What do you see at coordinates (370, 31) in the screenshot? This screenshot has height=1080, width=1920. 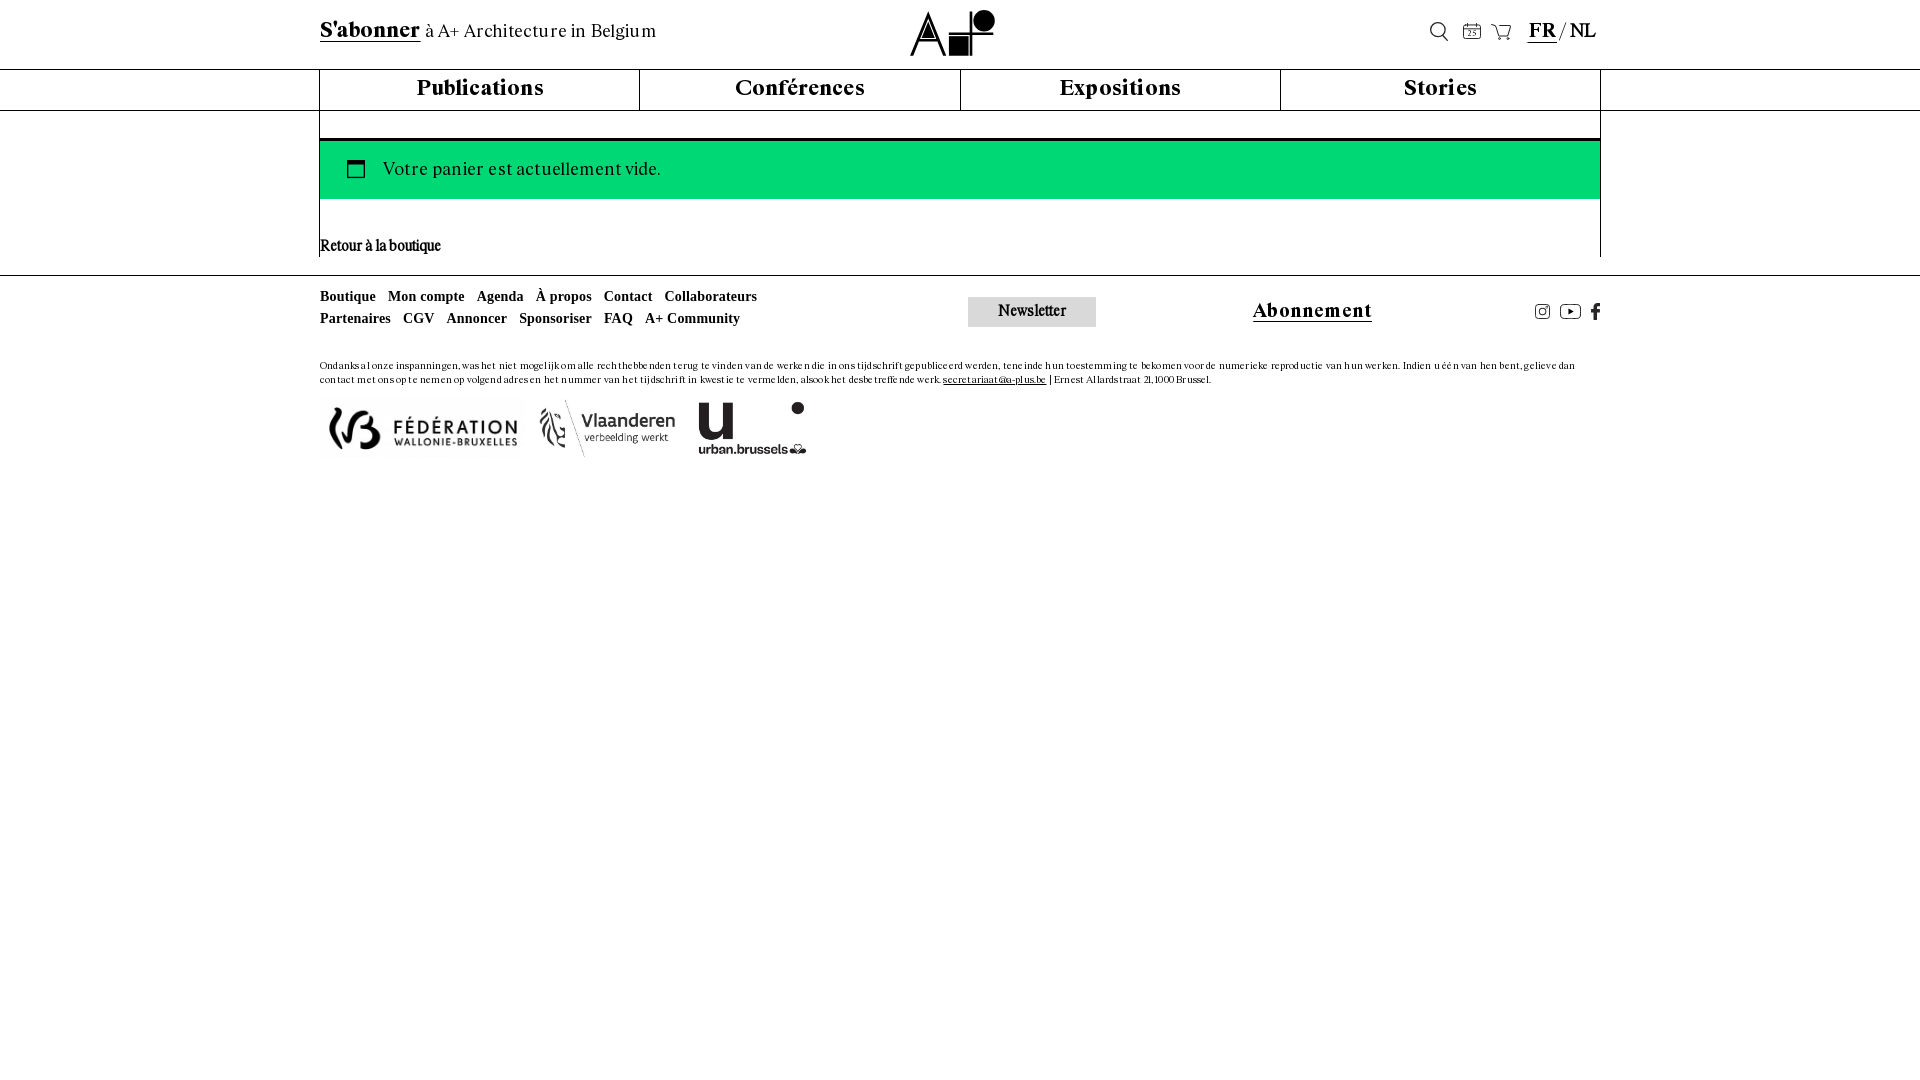 I see `'S'abonner'` at bounding box center [370, 31].